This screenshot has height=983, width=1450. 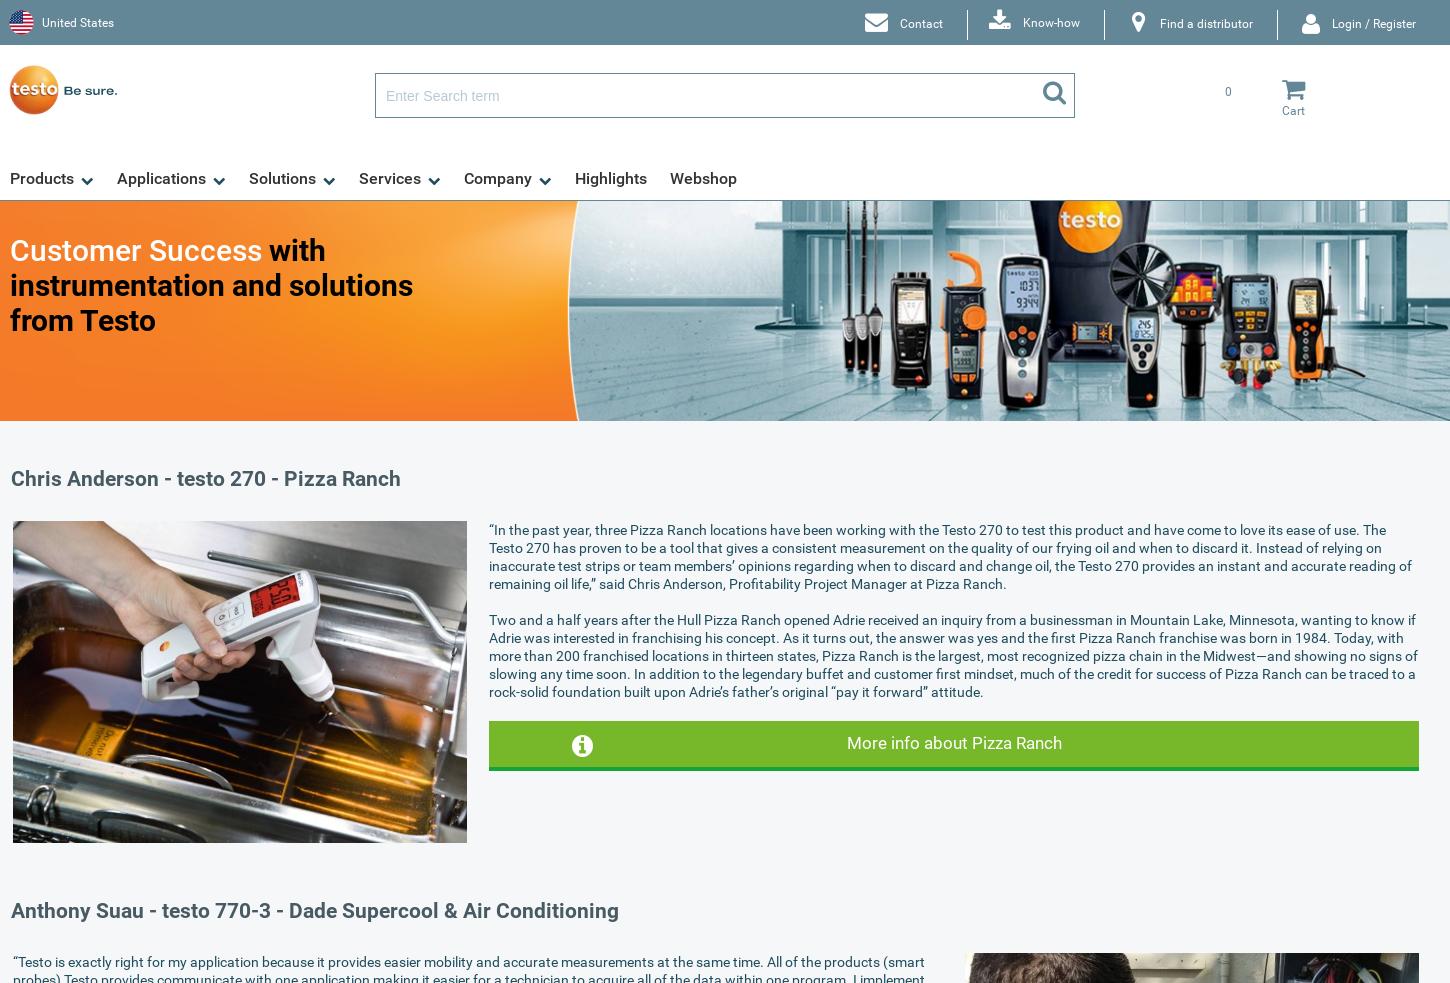 I want to click on '“In the past year, three Pizza Ranch locations have been working with the Testo 270 to test this product and have come to love its ease of use. The Testo 270 has proven to be a tool that gives a consistent measurement on the quality of our frying oil and when to discard it. Instead of relying on inaccurate test strips or team members’ opinions regarding when to discard and change oil, the Testo 270 provides an instant and accurate reading of remaining oil life,” said Chris Anderson, Profitability Project Manager at Pizza Ranch.', so click(x=488, y=556).